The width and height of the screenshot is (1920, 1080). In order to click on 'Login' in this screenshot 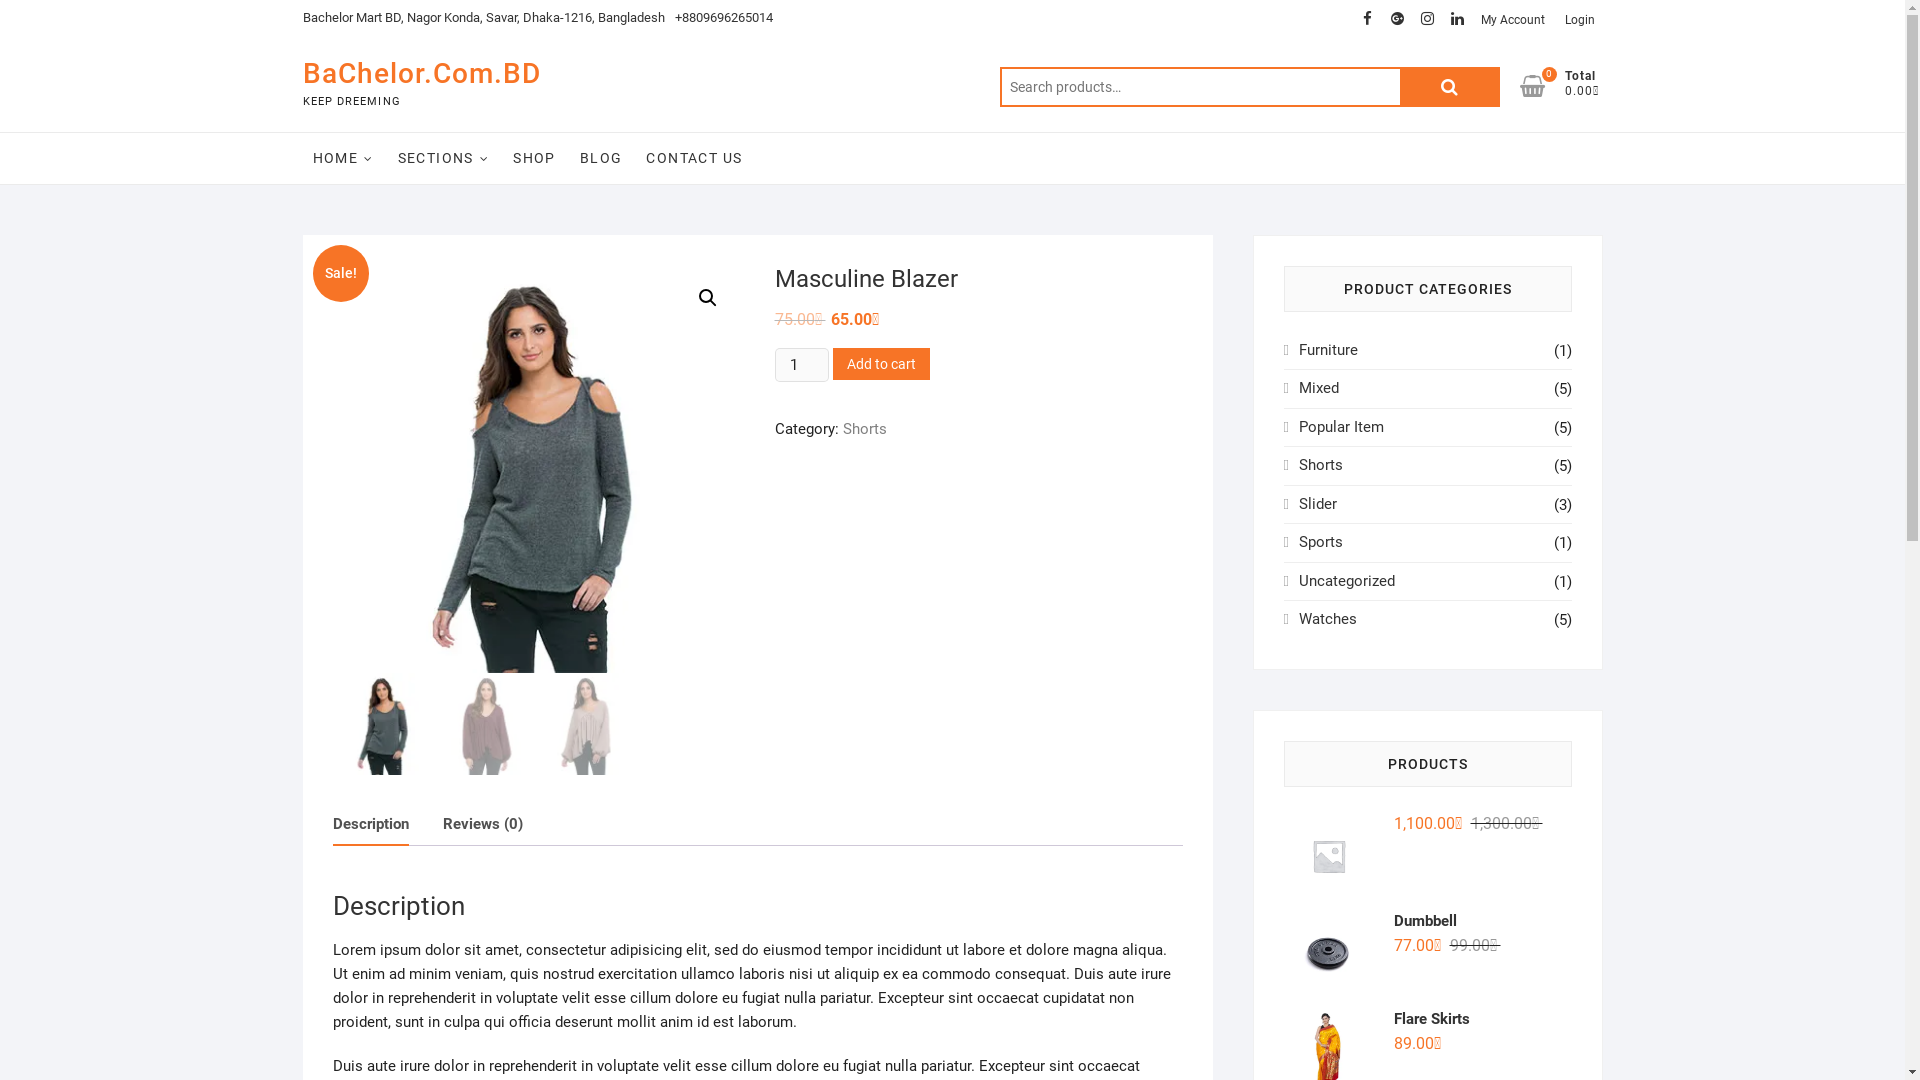, I will do `click(1554, 19)`.